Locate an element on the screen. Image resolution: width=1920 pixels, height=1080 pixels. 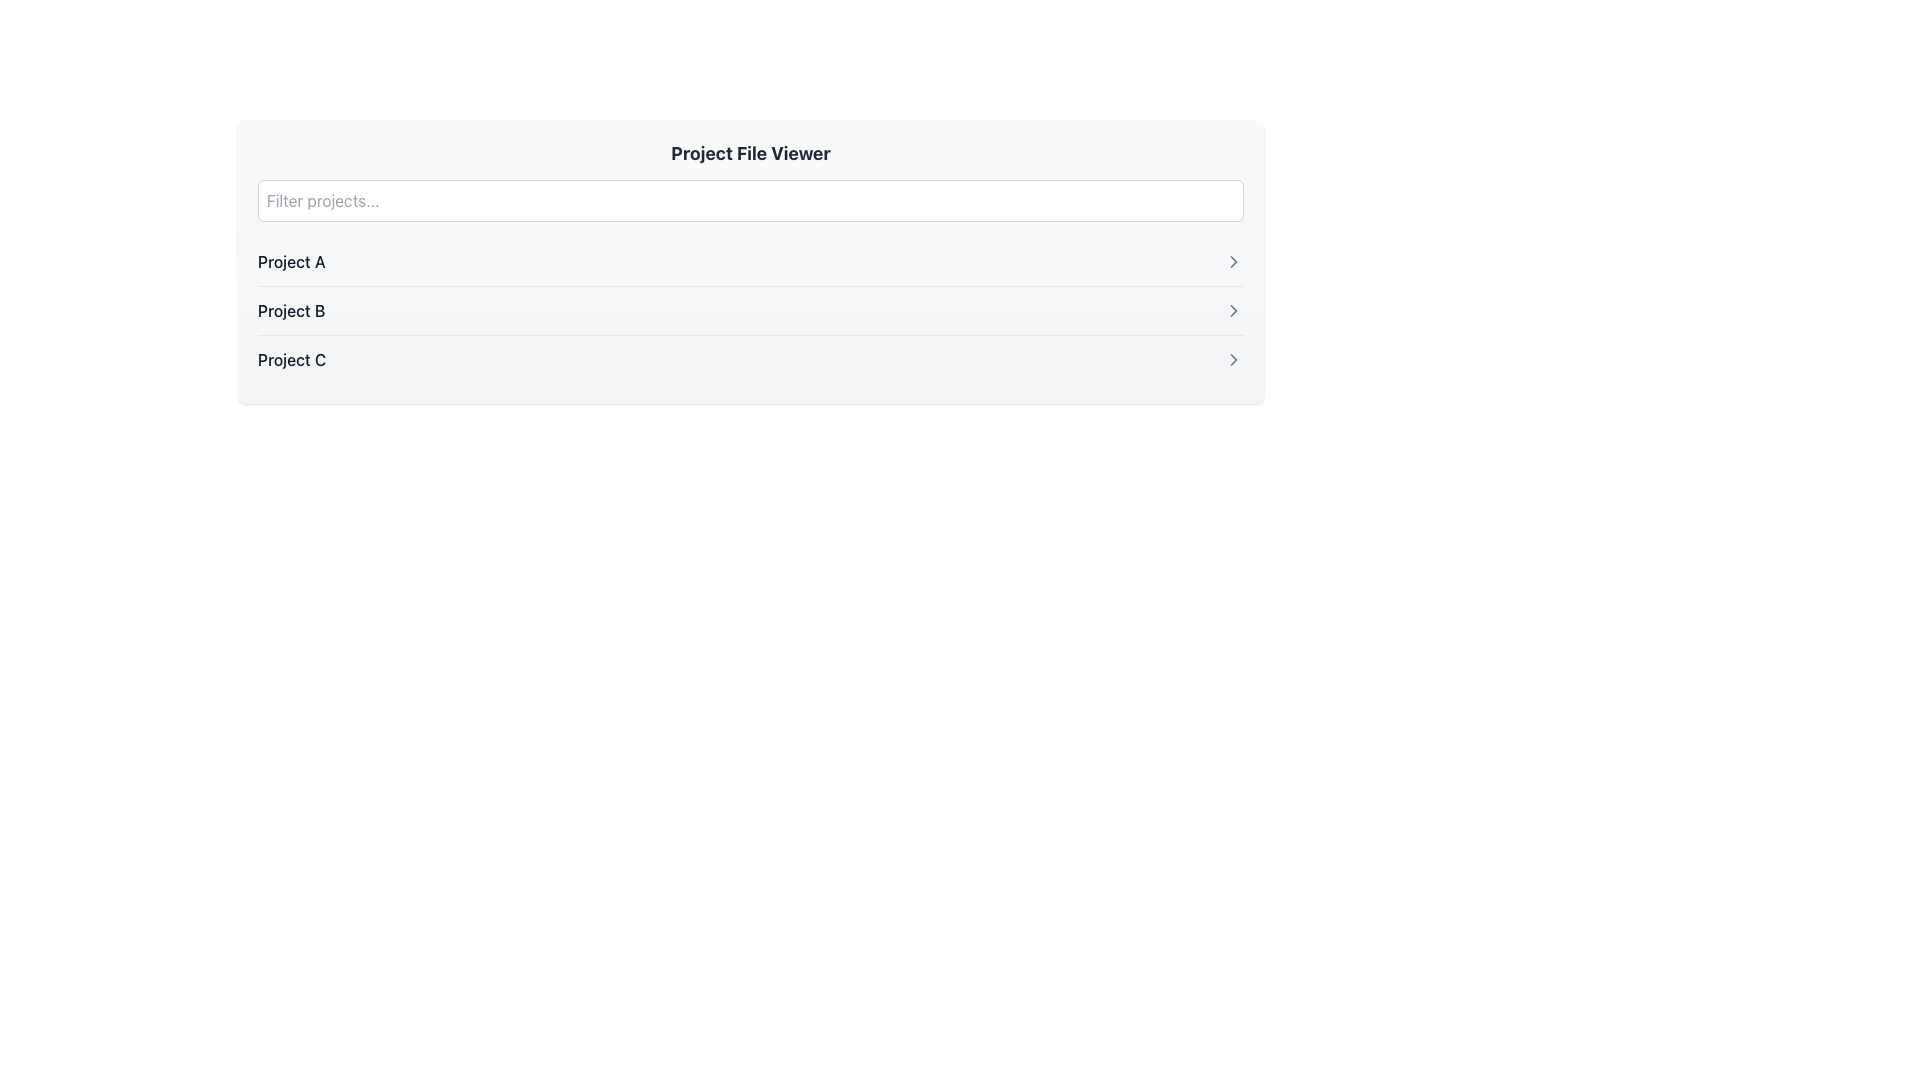
text label identifying the project, which is the second item in a vertical list labeled 'Project B', centrally aligned between 'Project A' and 'Project C' is located at coordinates (290, 311).